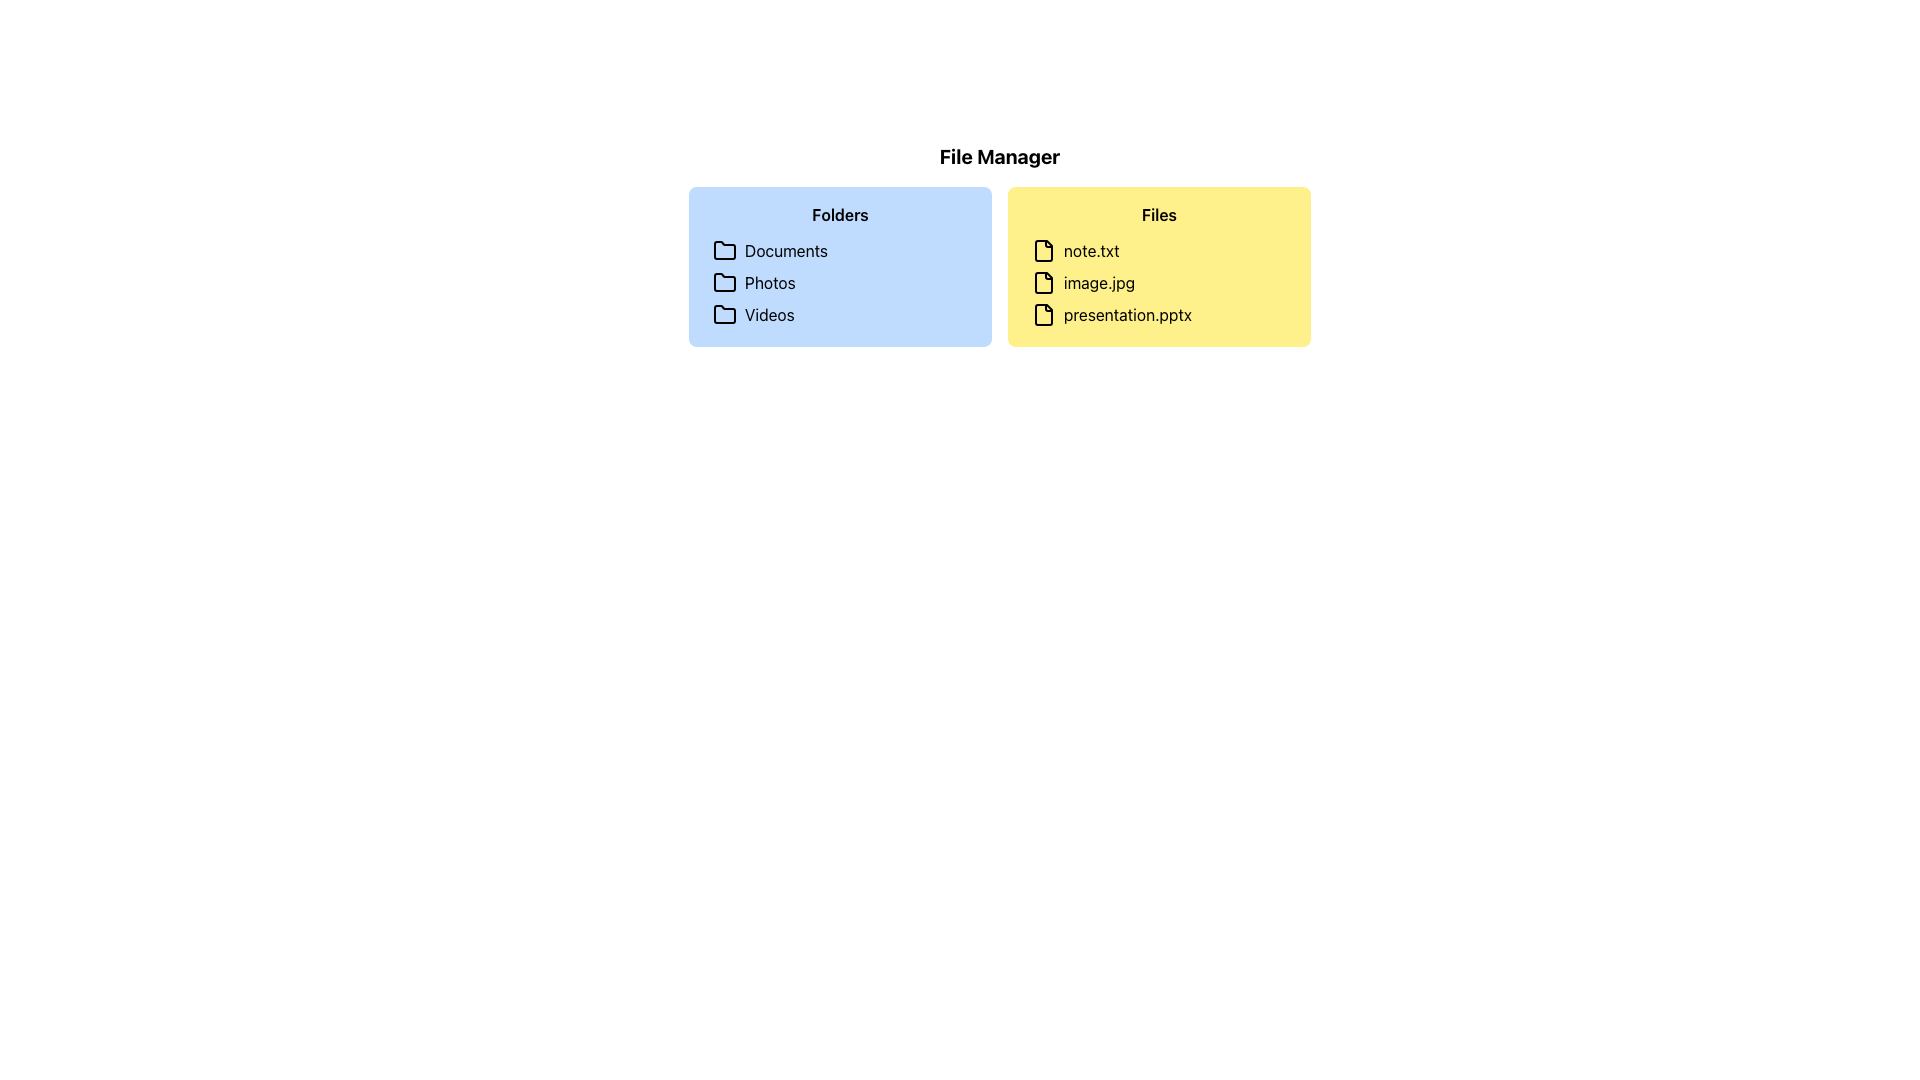 Image resolution: width=1920 pixels, height=1080 pixels. What do you see at coordinates (1042, 282) in the screenshot?
I see `the document icon representing the file 'image.jpg' located in the 'Files' section of the interface` at bounding box center [1042, 282].